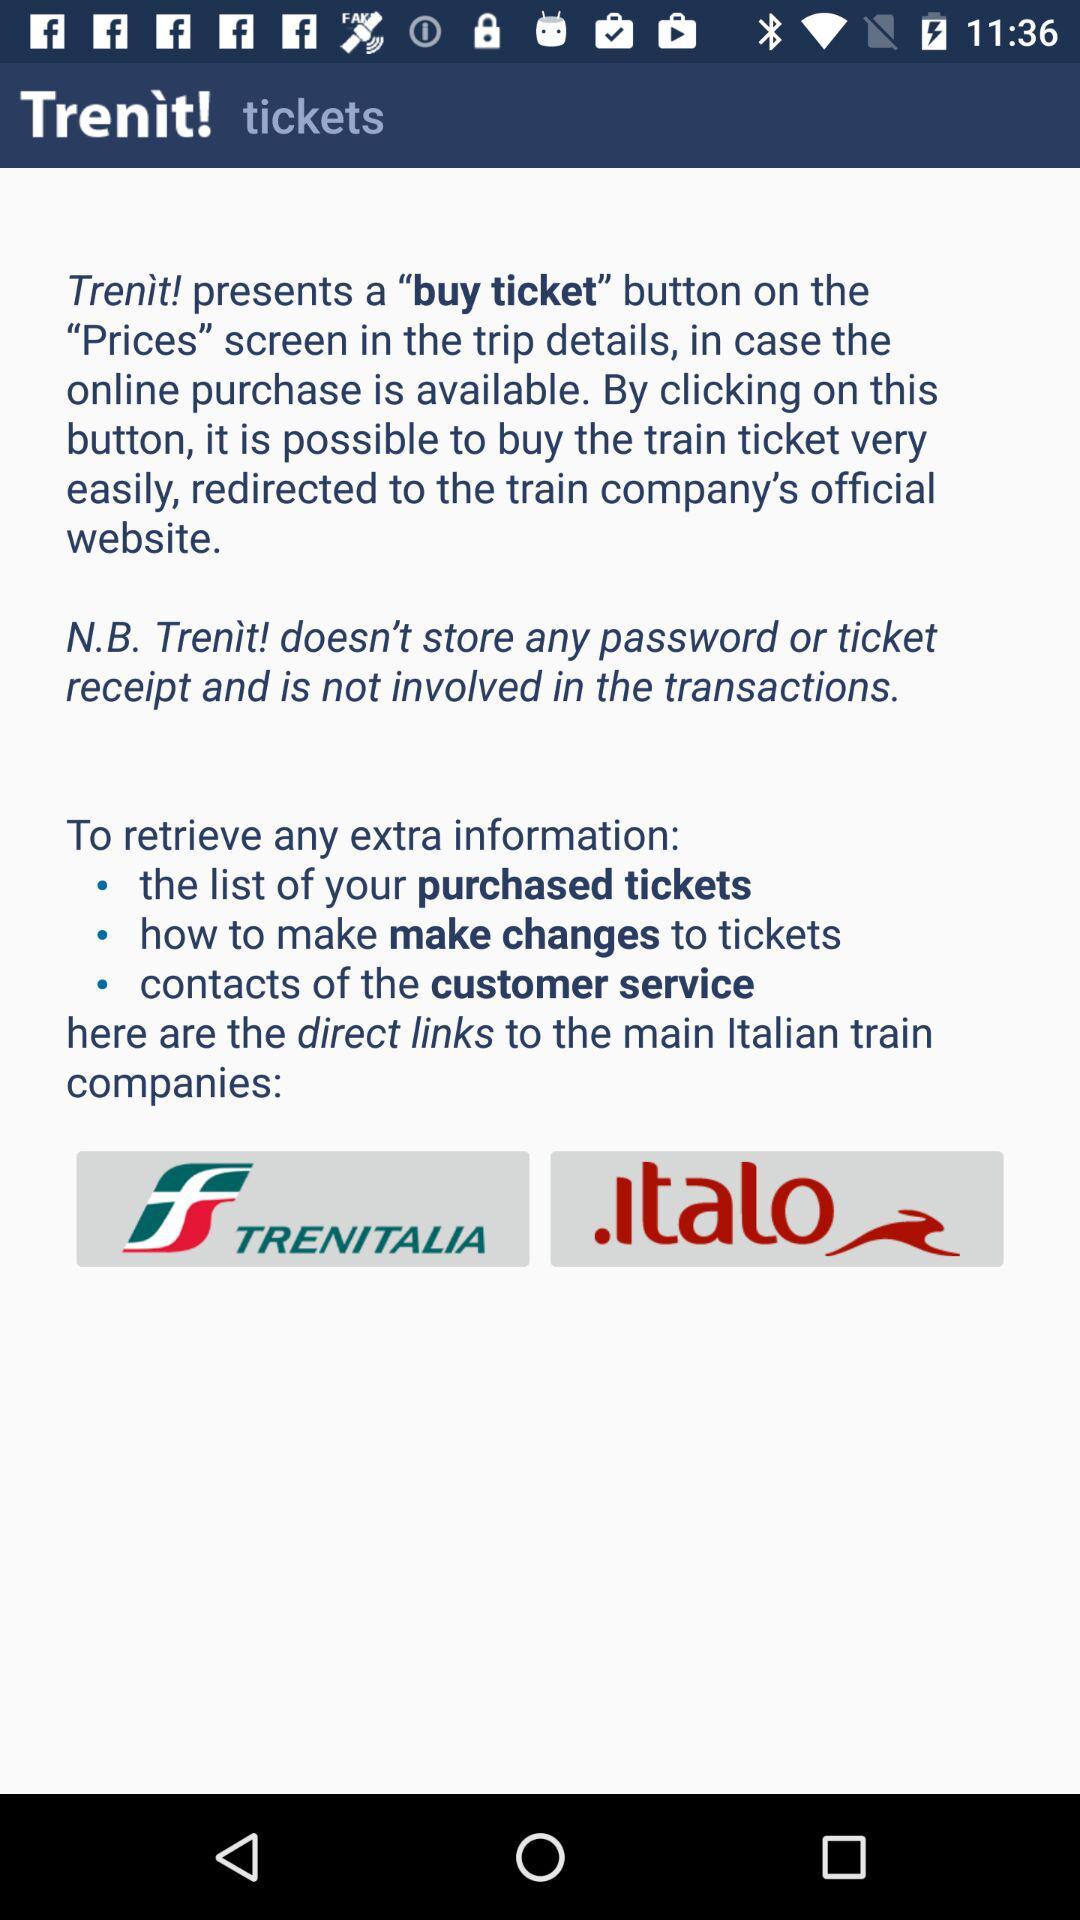  Describe the element at coordinates (540, 684) in the screenshot. I see `the icon at the center` at that location.